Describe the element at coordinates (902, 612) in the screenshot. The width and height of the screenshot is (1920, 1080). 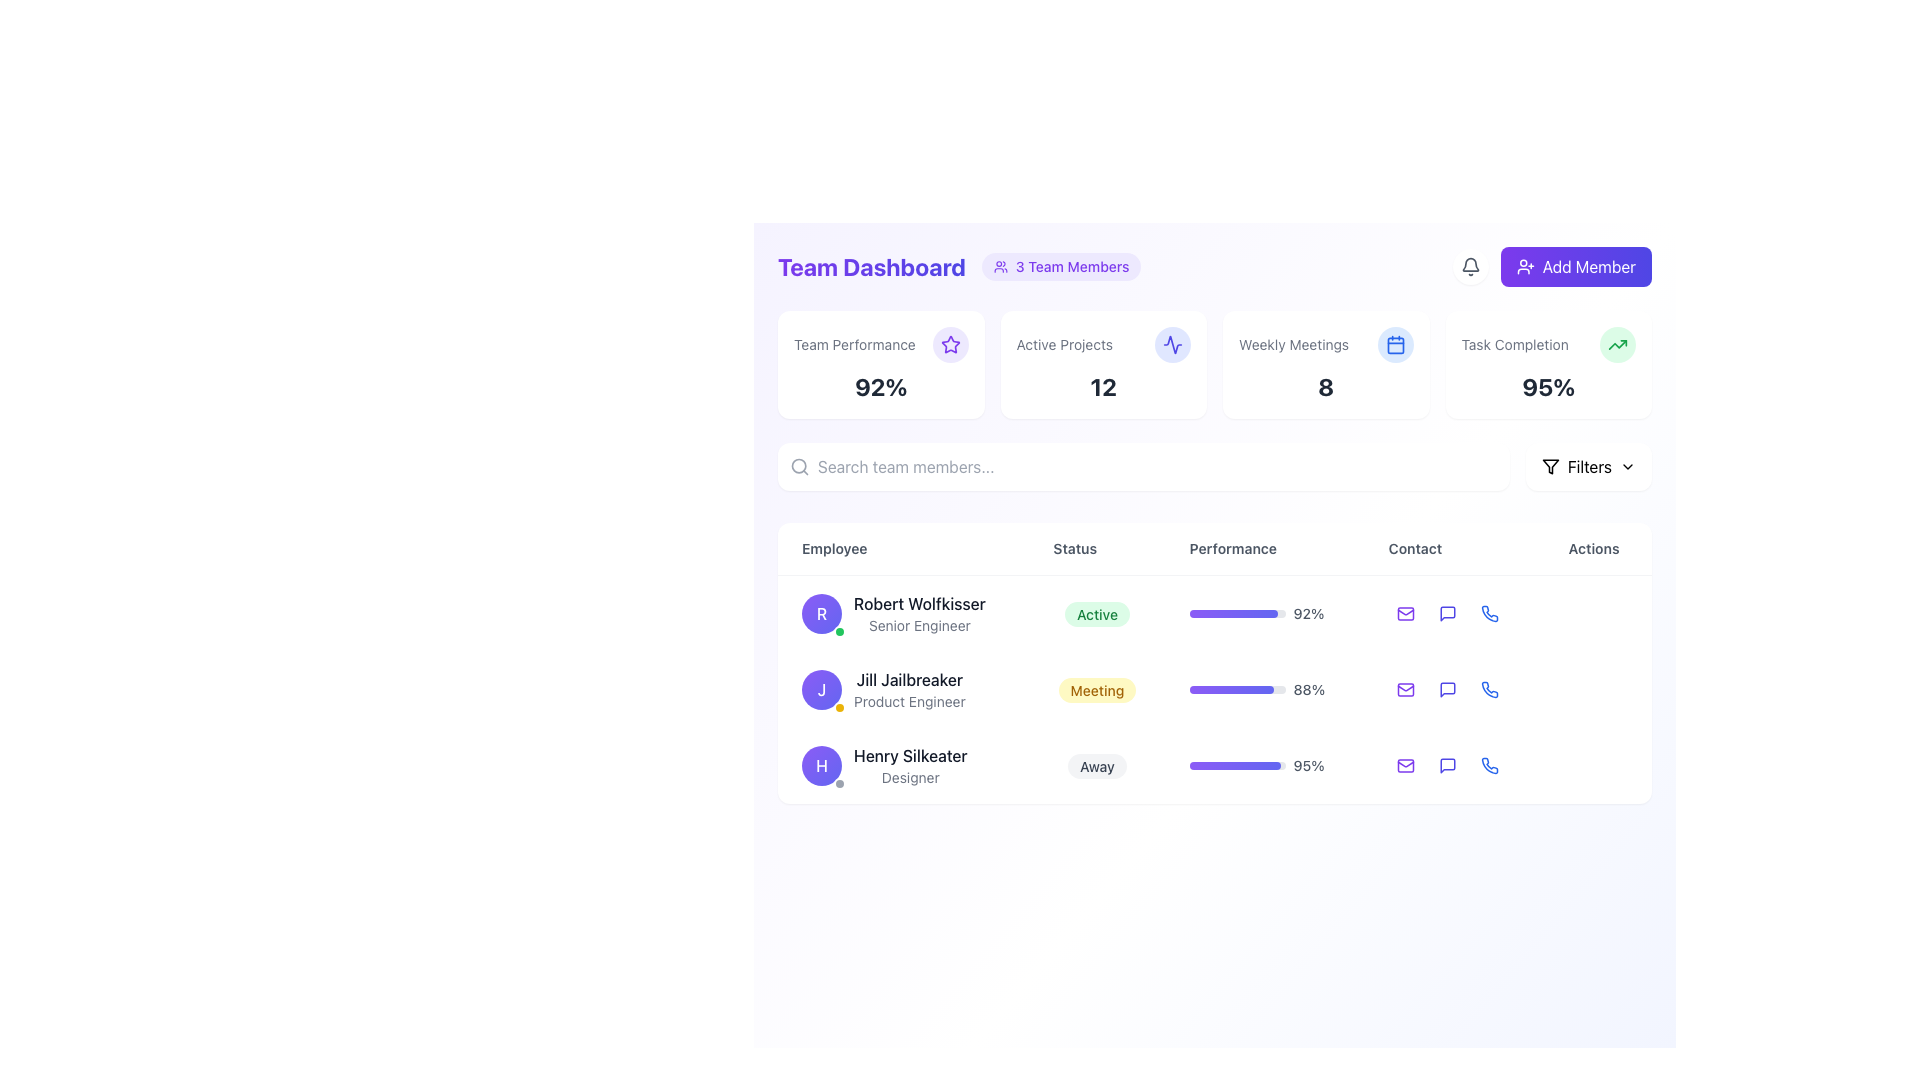
I see `the employee information row displaying 'Robert Wolfkisser', which includes a circular avatar and a green status dot in the team dashboard` at that location.